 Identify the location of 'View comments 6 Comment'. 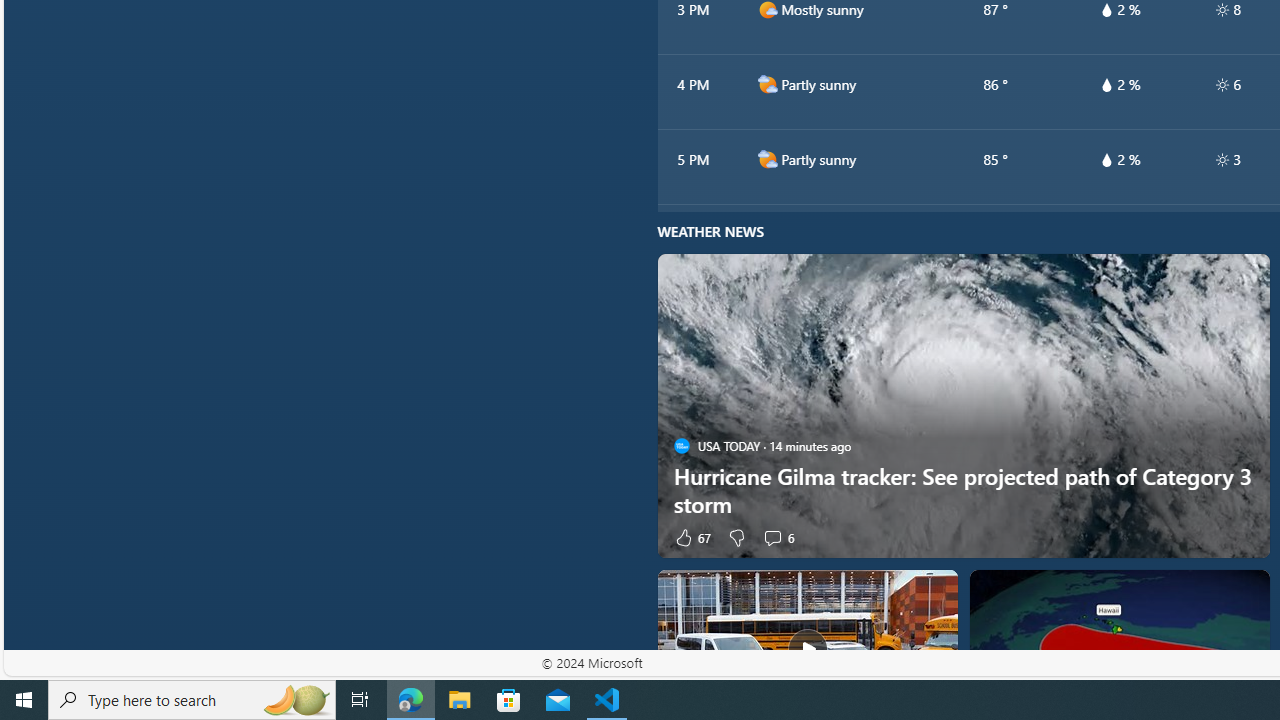
(777, 536).